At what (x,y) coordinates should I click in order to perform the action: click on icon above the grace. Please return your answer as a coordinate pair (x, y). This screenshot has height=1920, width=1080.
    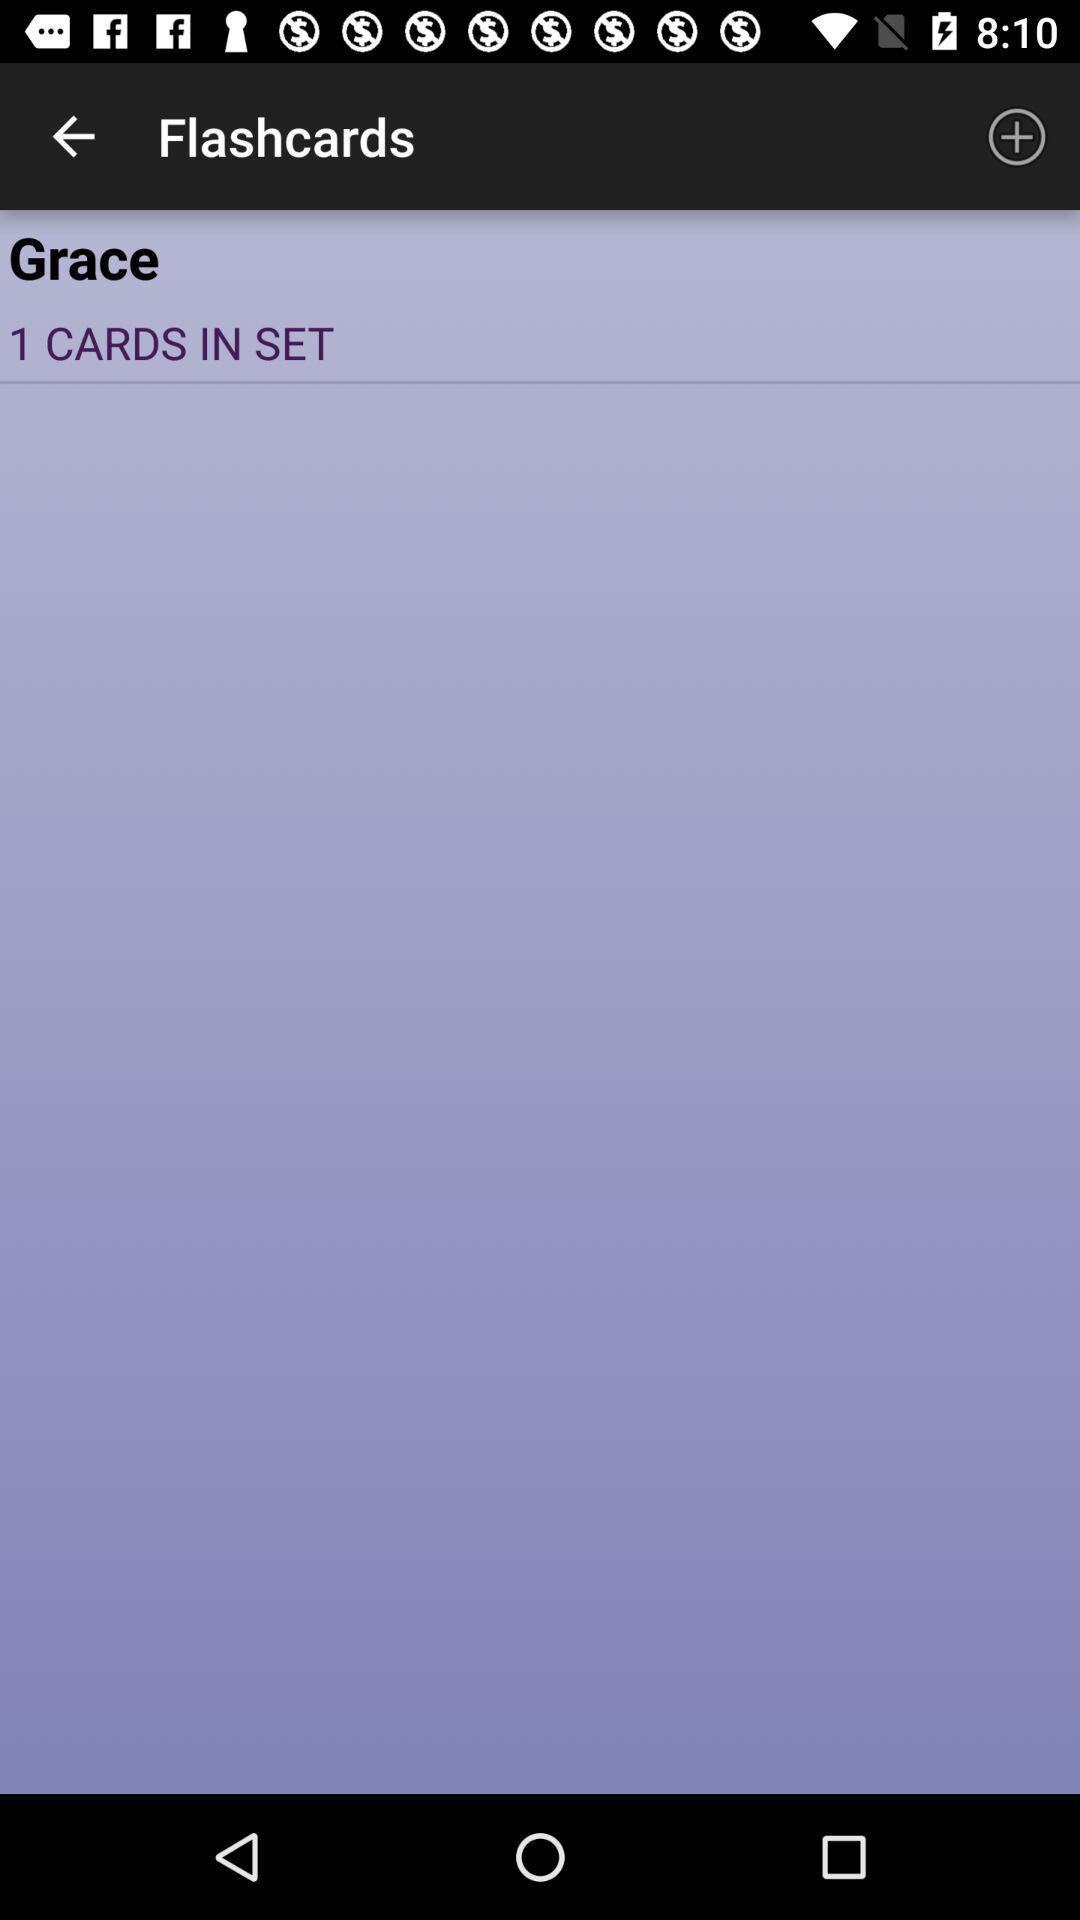
    Looking at the image, I should click on (72, 135).